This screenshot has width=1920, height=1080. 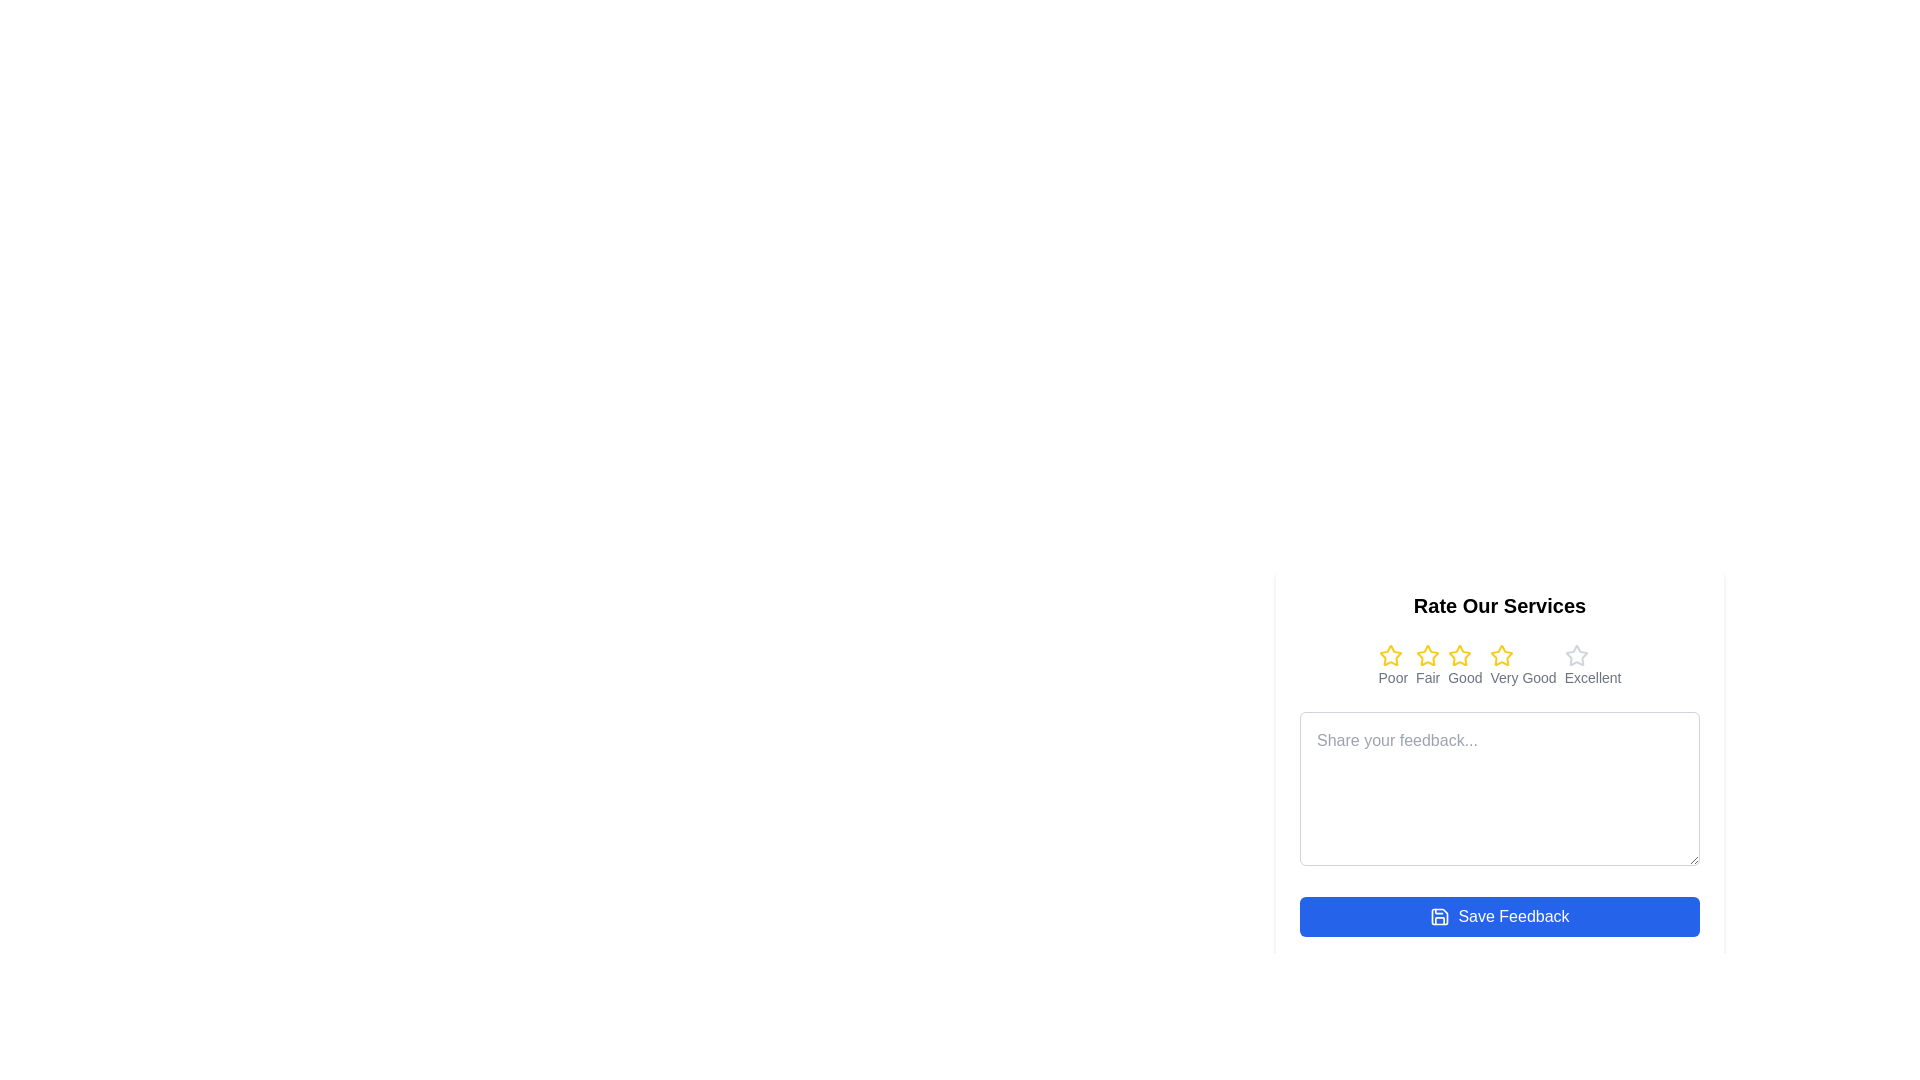 I want to click on the second star icon for the 'Fair' rating under the 'Rate Our Services' text, so click(x=1427, y=655).